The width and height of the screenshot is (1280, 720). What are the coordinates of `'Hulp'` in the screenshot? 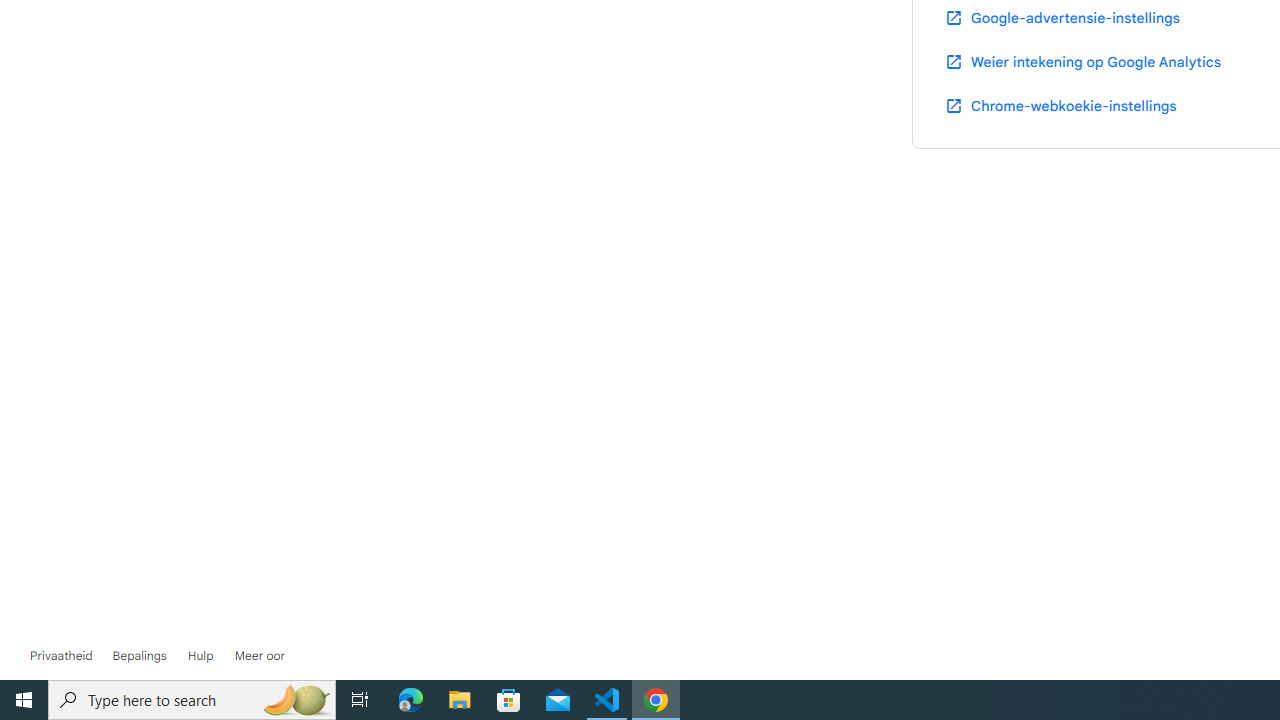 It's located at (200, 655).